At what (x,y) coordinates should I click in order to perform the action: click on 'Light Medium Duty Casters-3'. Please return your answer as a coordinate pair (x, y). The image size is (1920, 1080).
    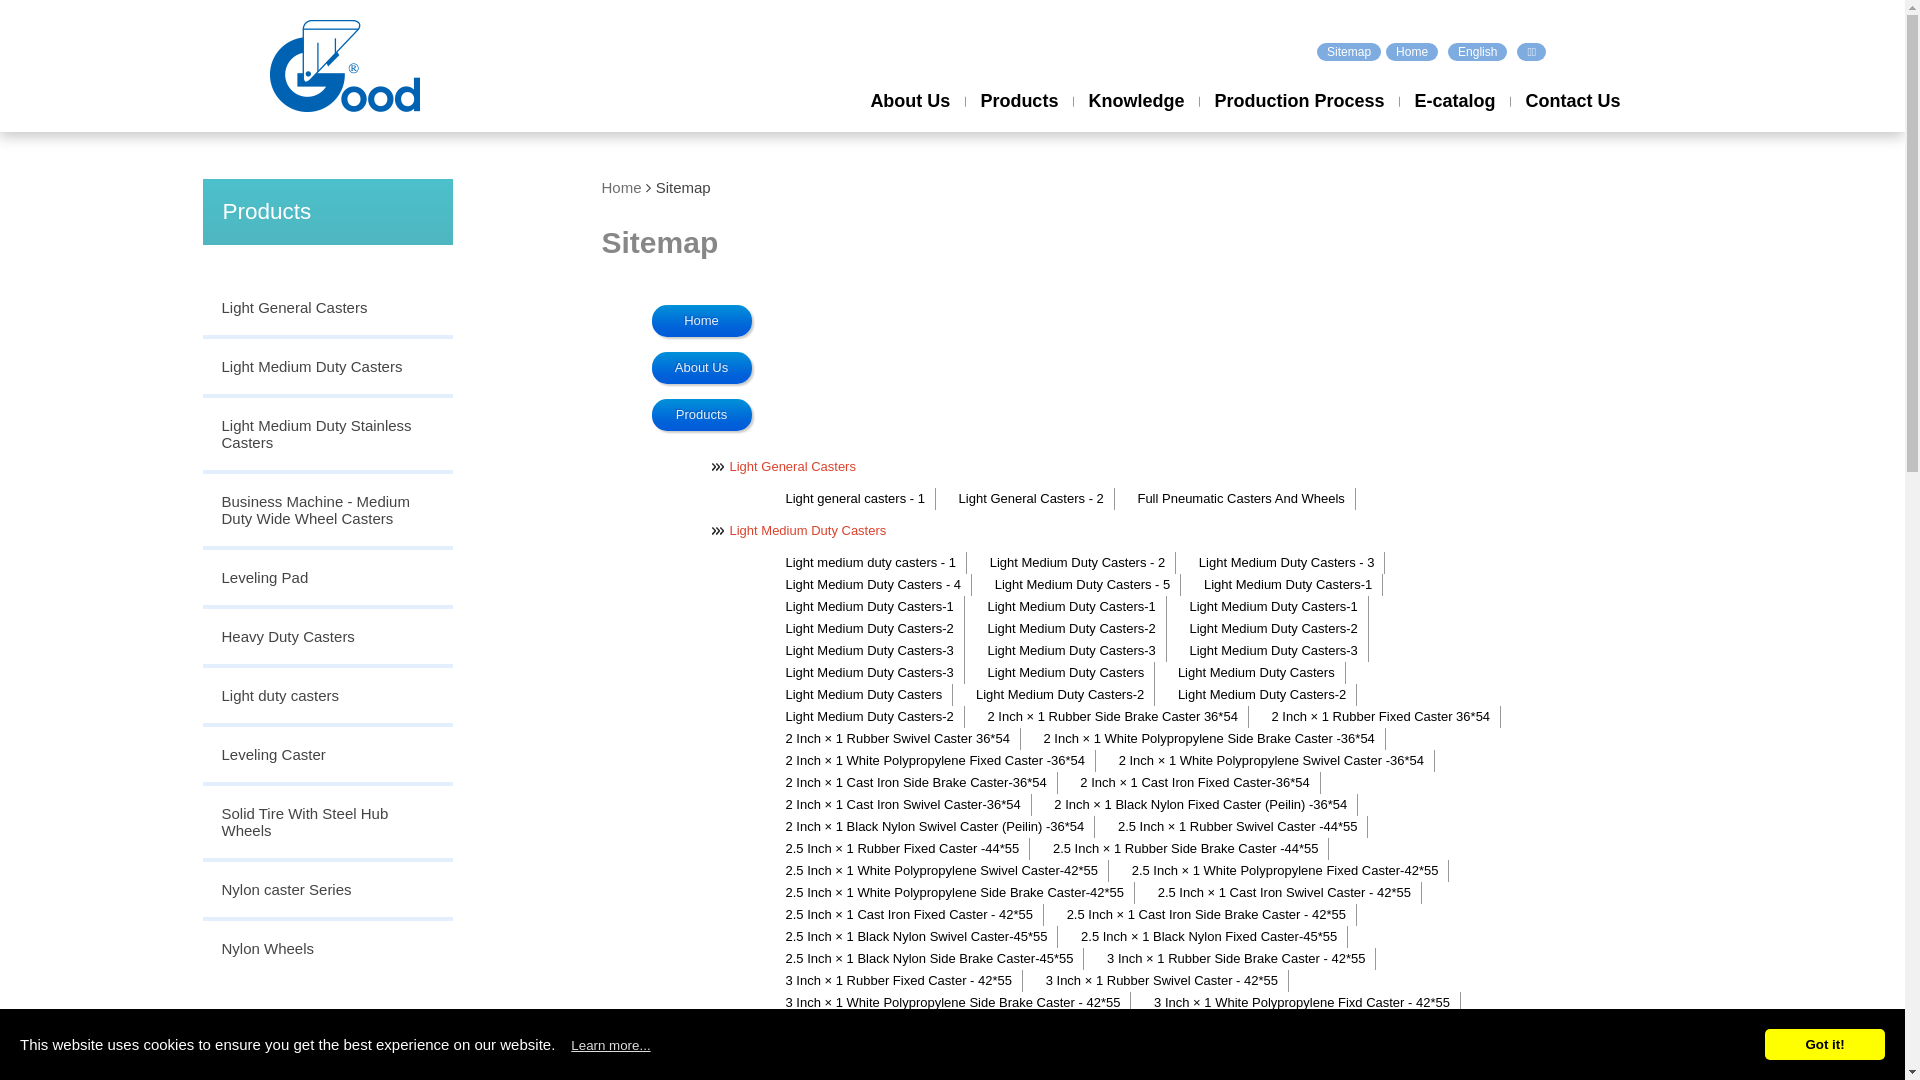
    Looking at the image, I should click on (1270, 651).